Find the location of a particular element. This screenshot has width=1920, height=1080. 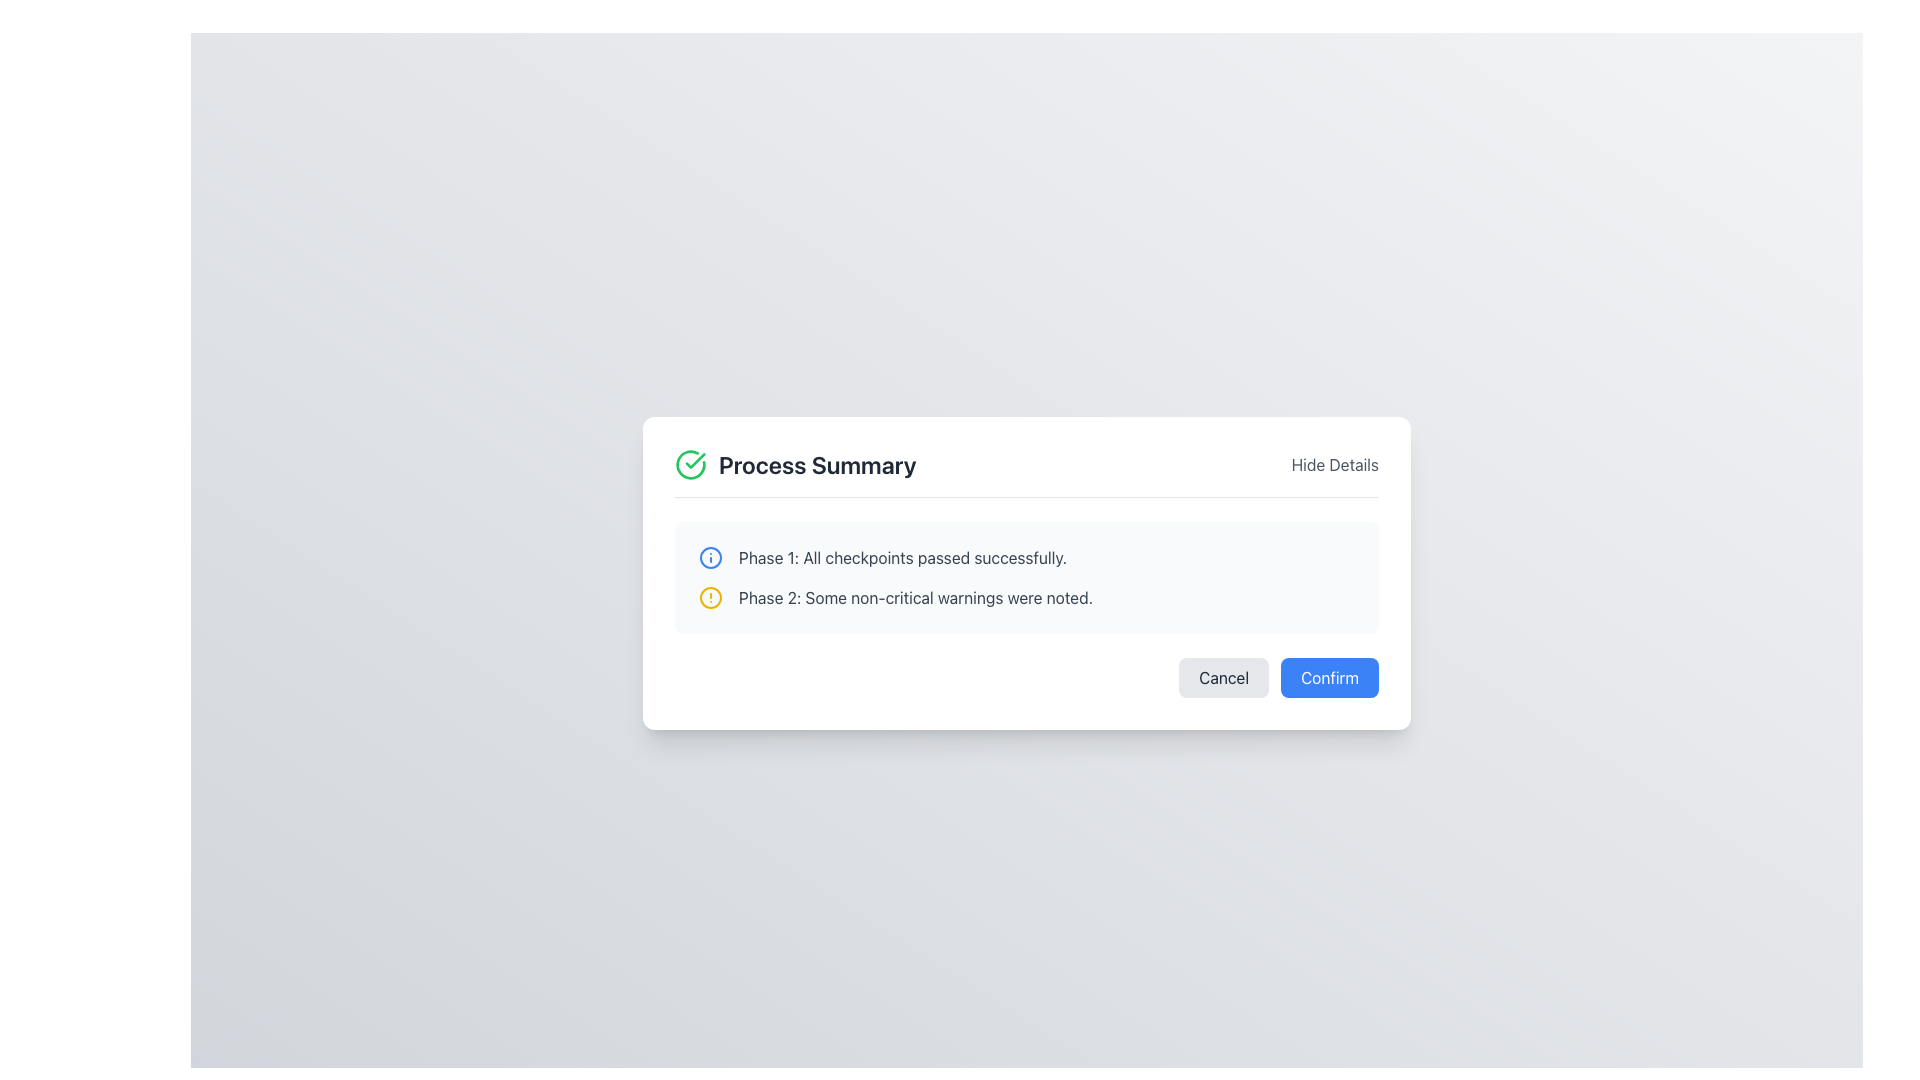

the warning notification icon located to the left of the text 'Phase 2: Some non-critical warnings were noted.' is located at coordinates (710, 596).